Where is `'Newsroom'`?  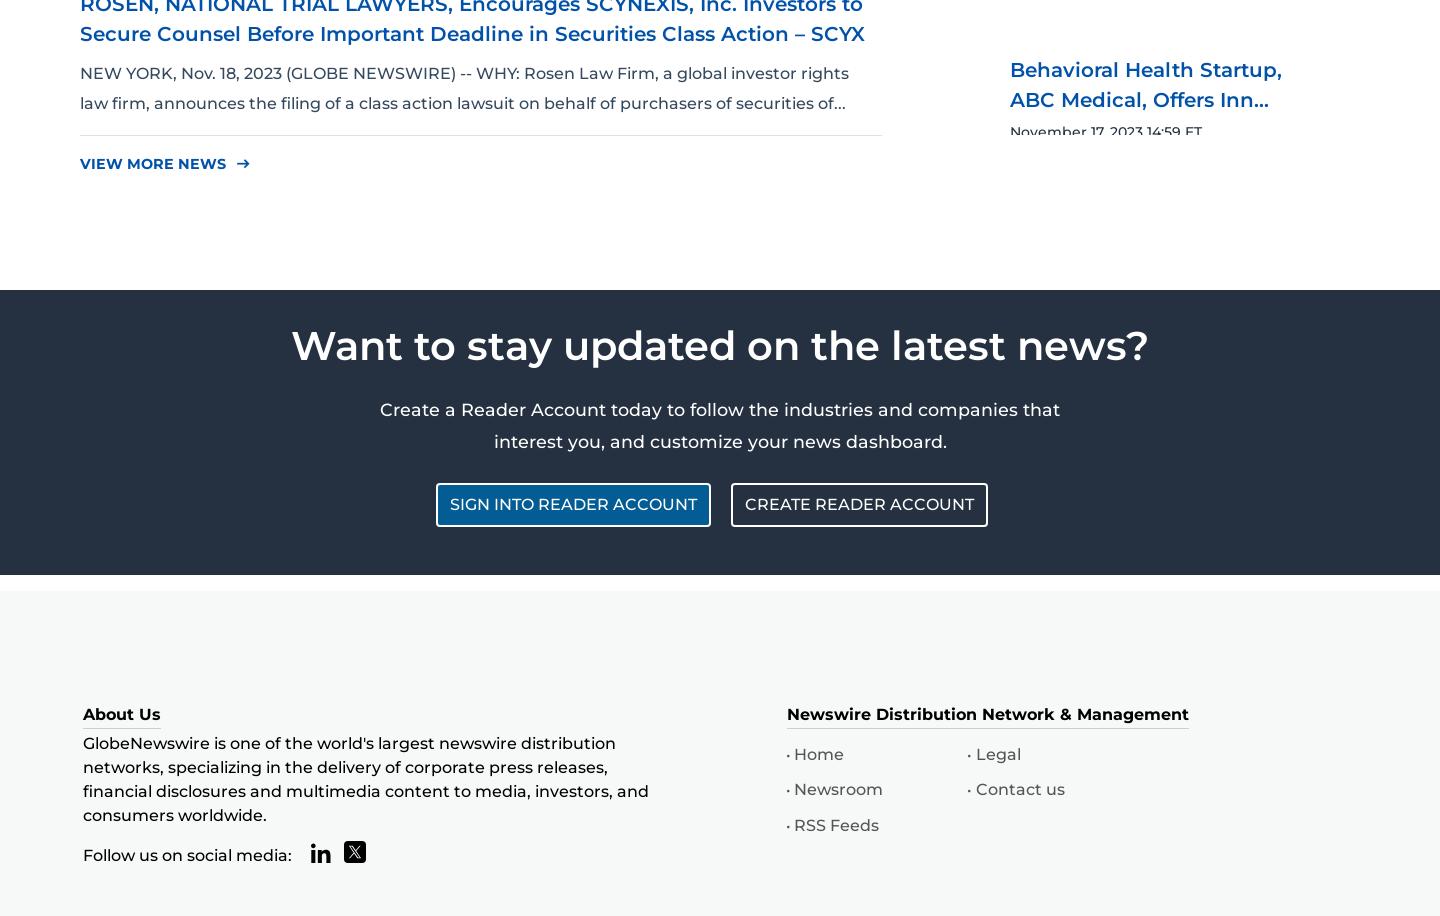
'Newsroom' is located at coordinates (838, 788).